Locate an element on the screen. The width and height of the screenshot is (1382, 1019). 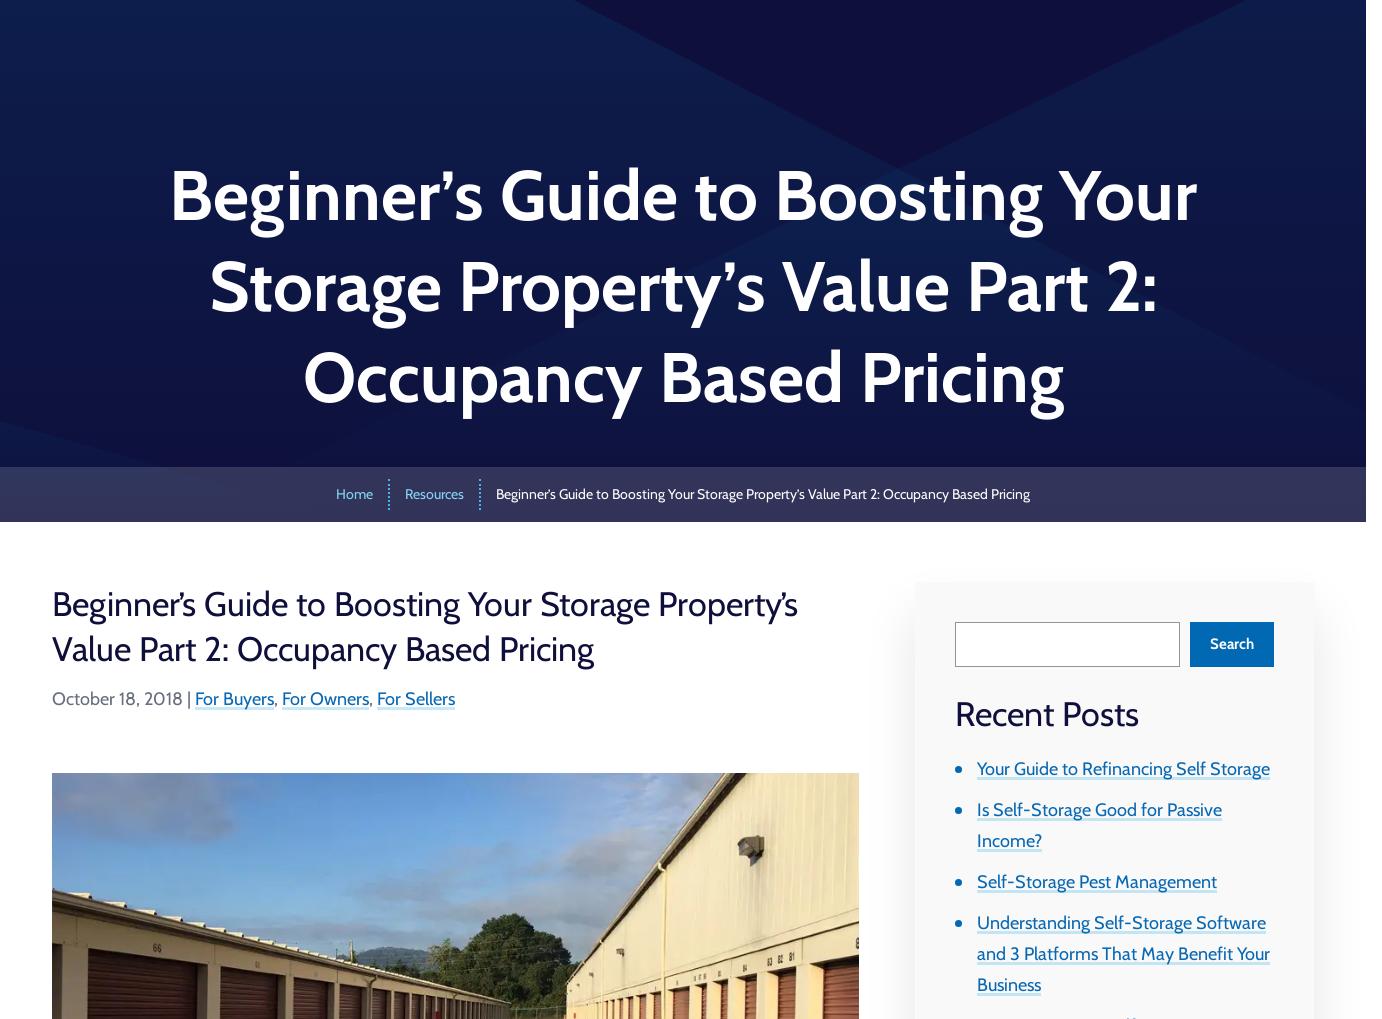
'In this example you can clearly see how the lower street rate is actually driving annual revenue. Once the customers have rented the unit, you can then put them in to your tenant increase schedule that we talked about in' is located at coordinates (447, 183).